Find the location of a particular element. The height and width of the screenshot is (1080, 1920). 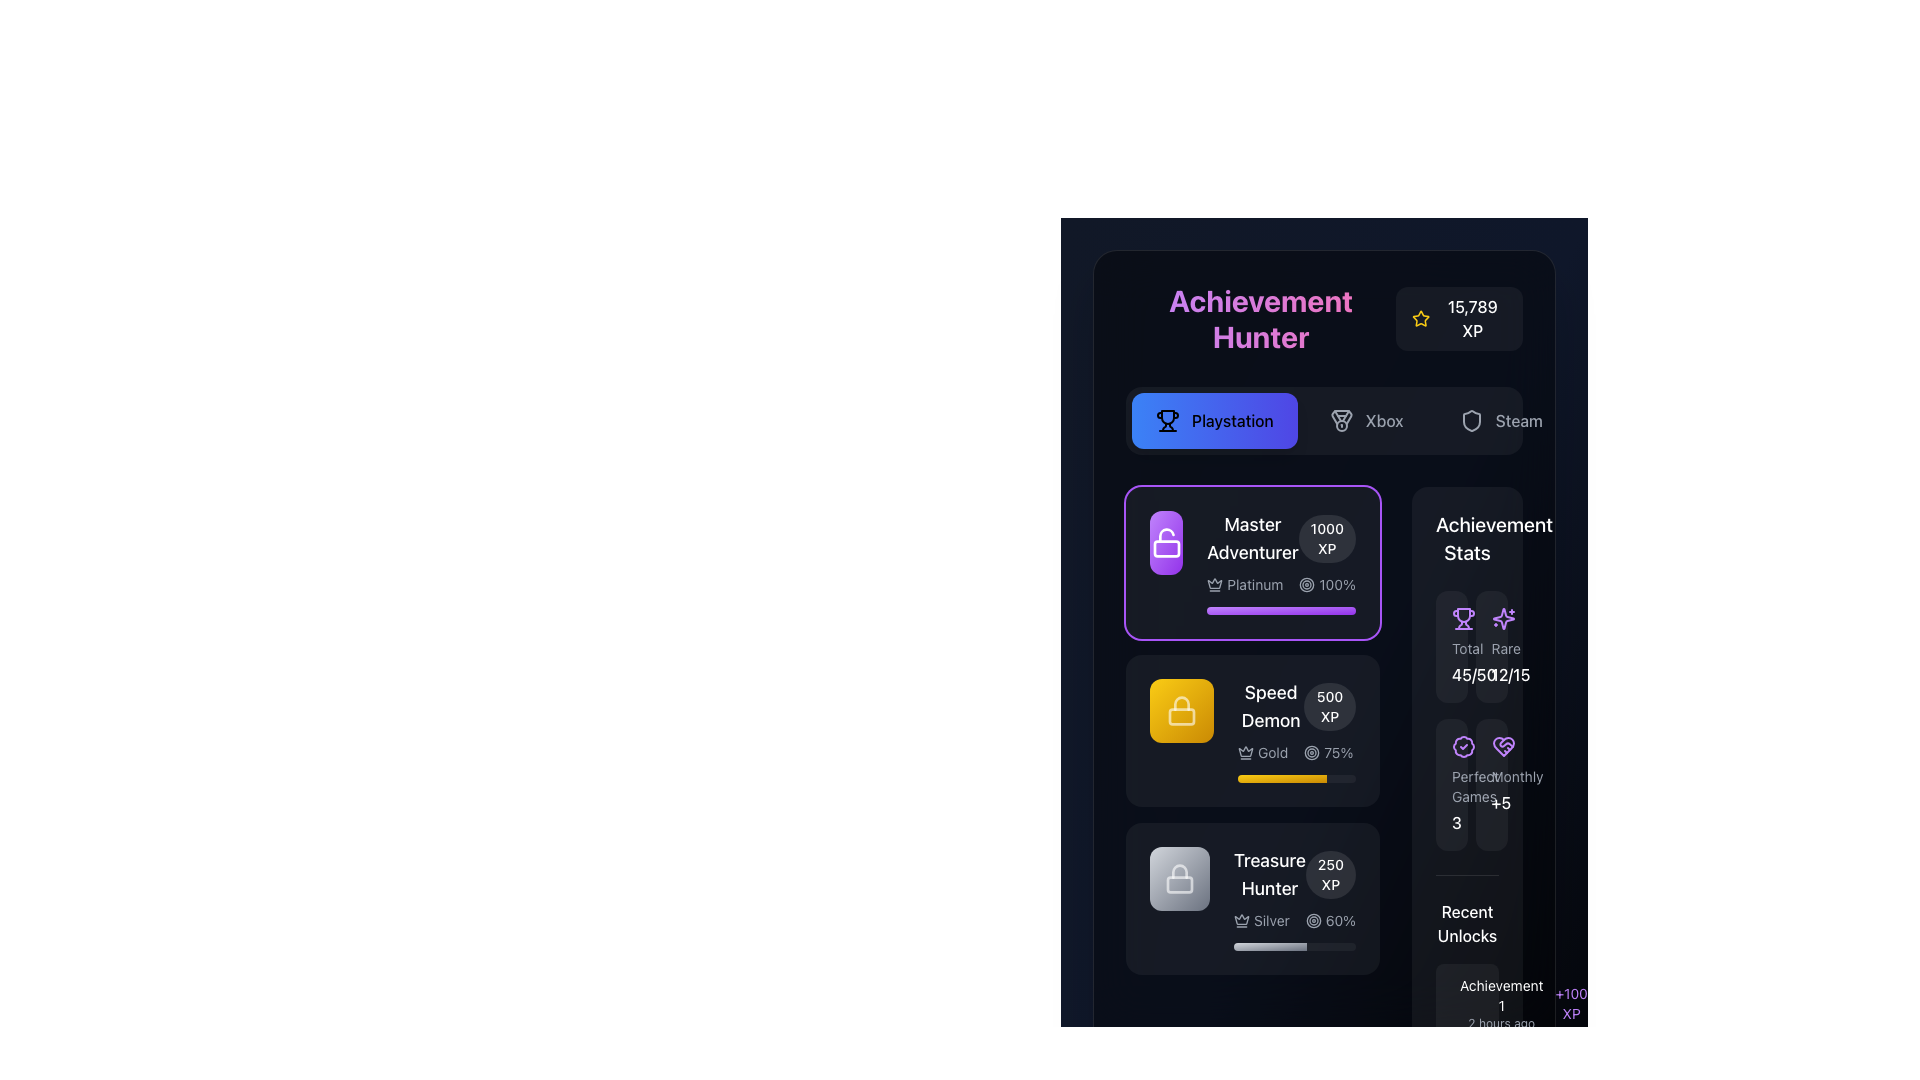

the text label displaying '15,789 XP' in white font, located in the top-right corner of a rounded rectangular box with a dark background is located at coordinates (1472, 318).